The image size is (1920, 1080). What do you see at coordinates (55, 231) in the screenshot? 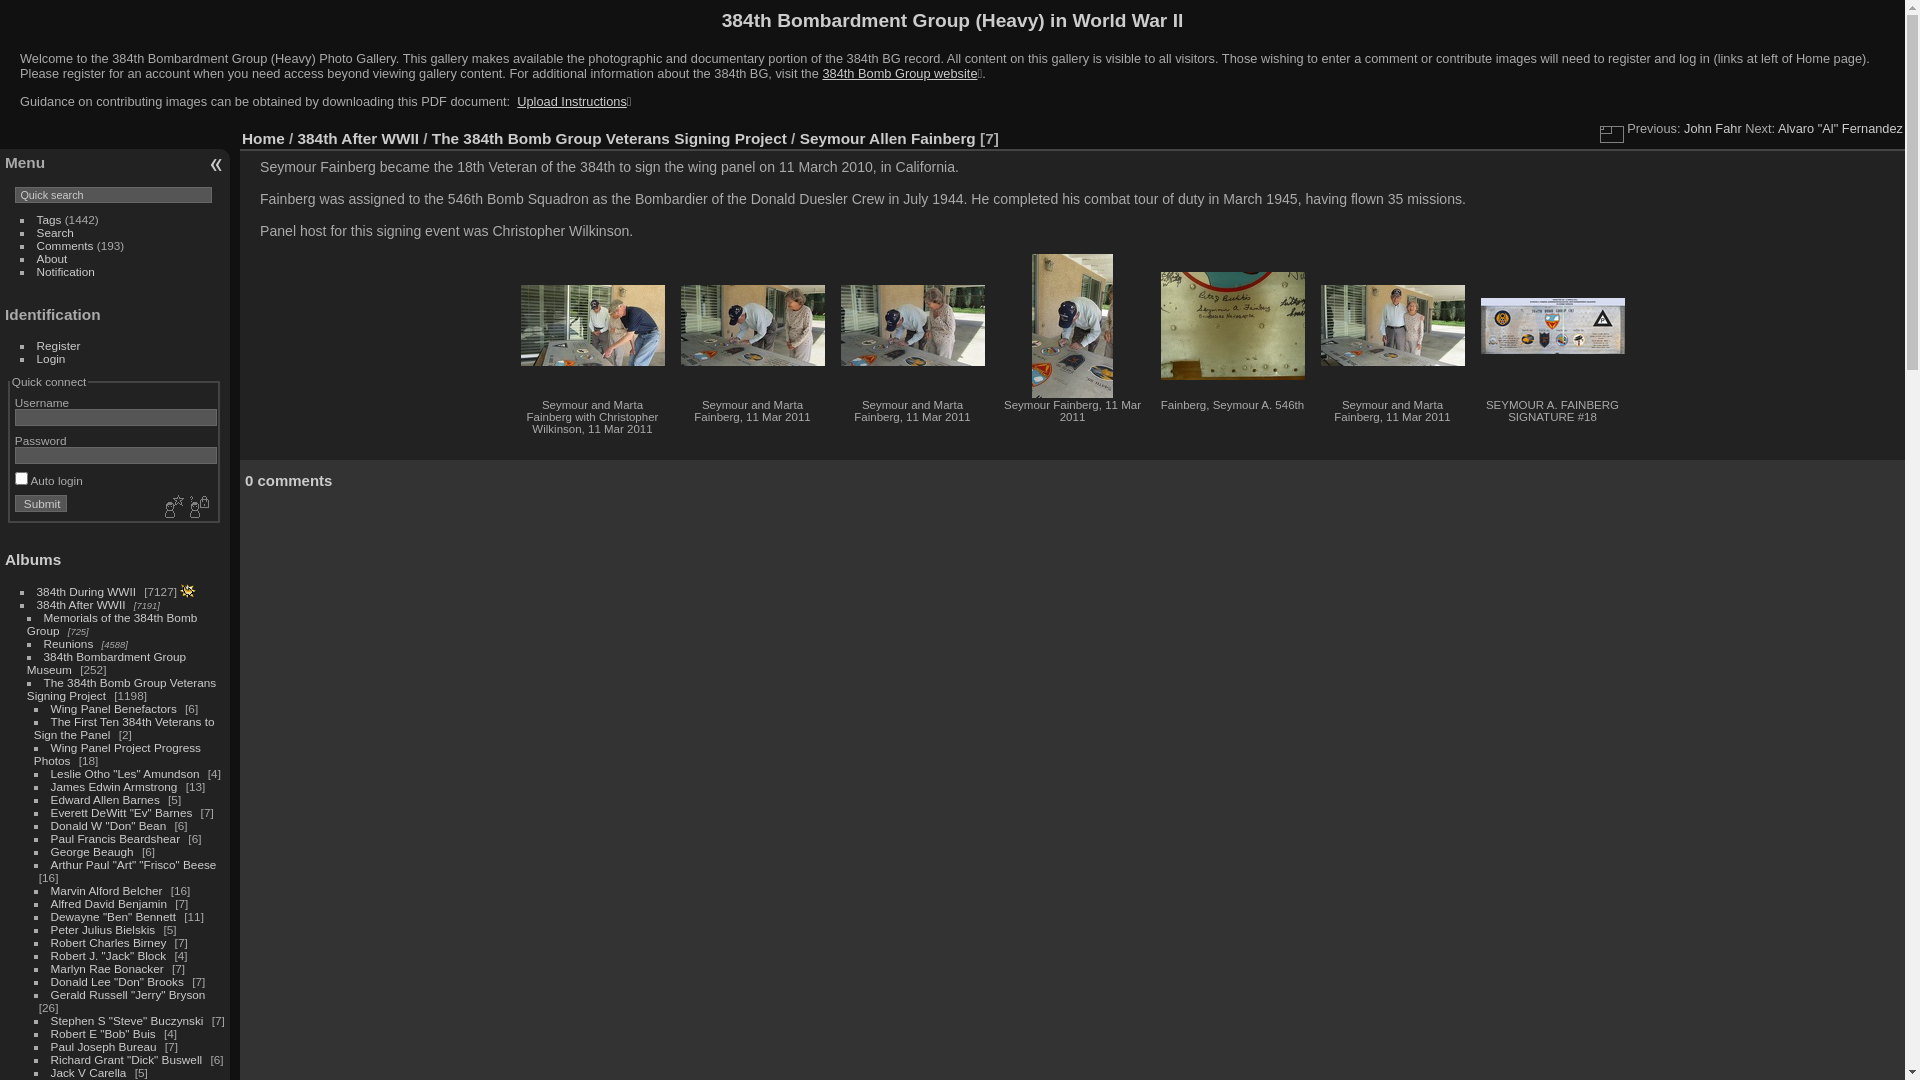
I see `'Search'` at bounding box center [55, 231].